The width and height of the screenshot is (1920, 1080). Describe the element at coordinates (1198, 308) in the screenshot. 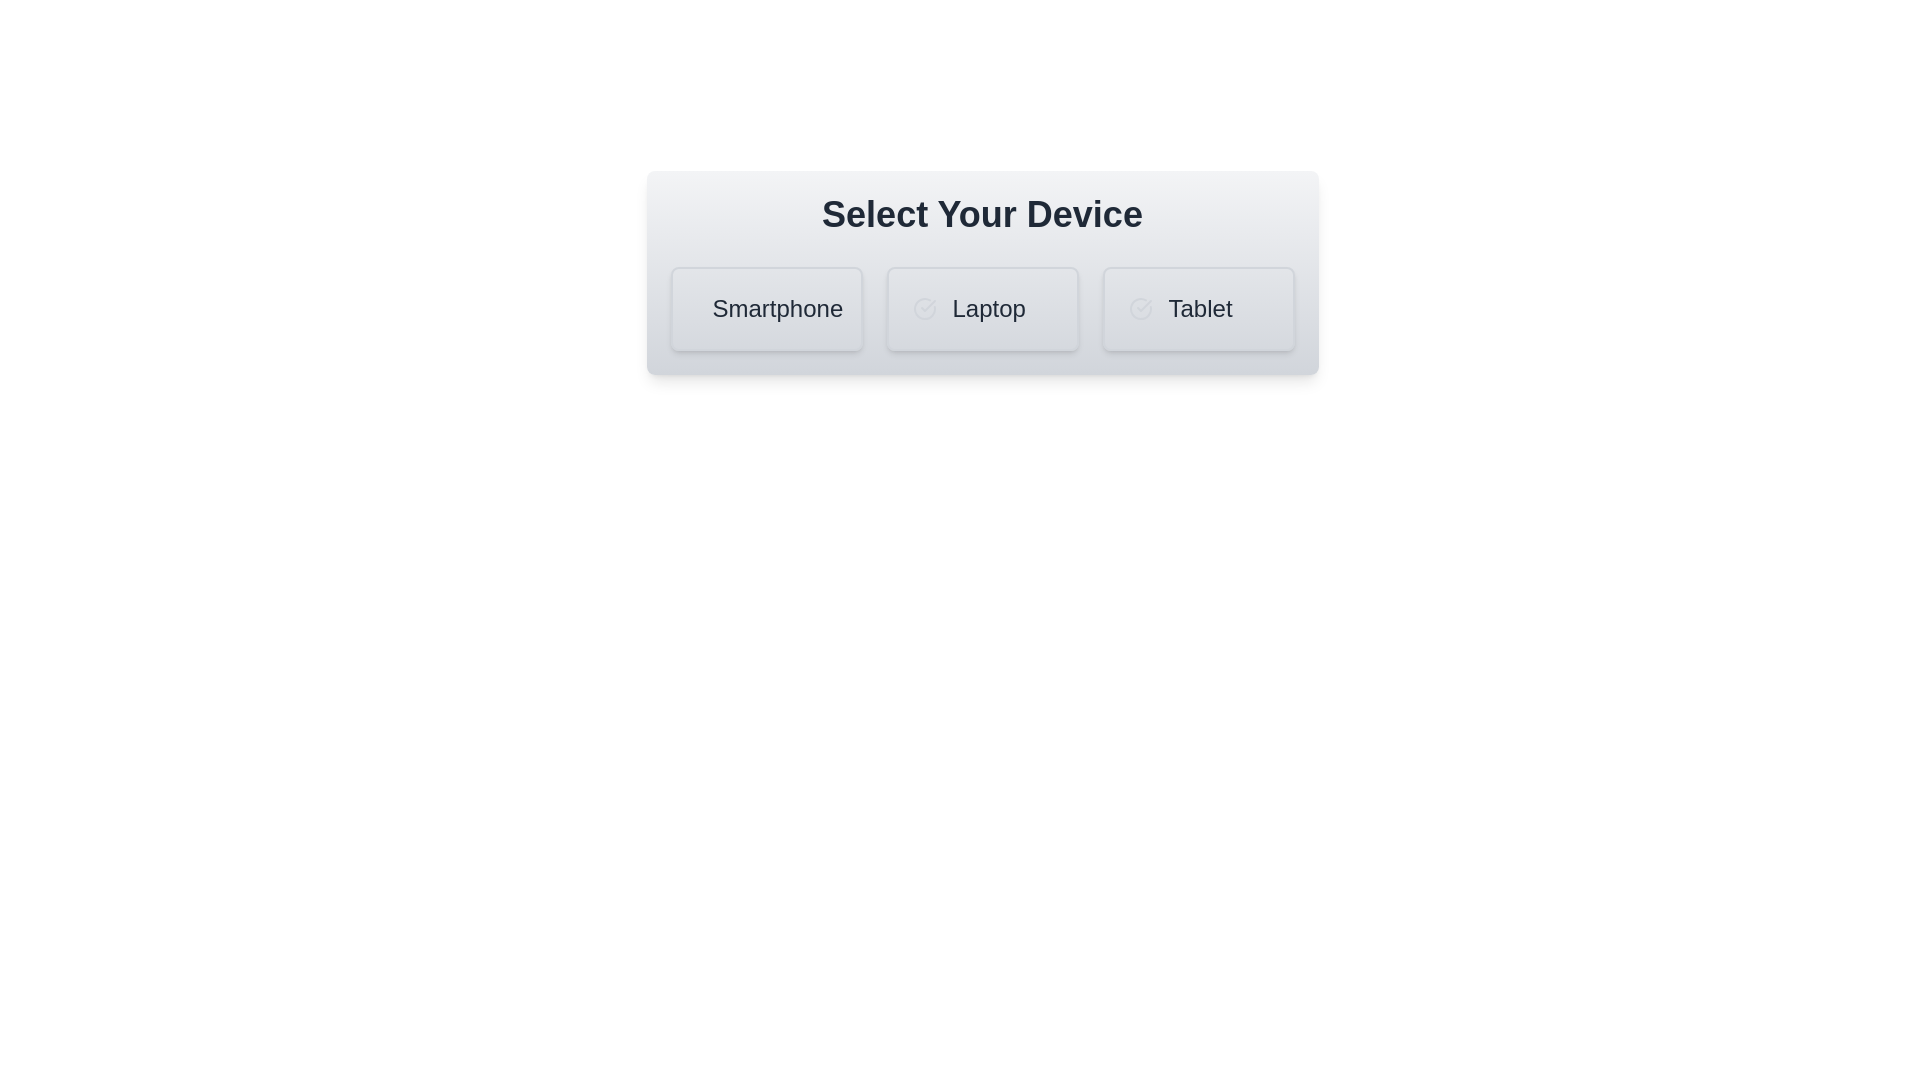

I see `the 'Tablet' radio button, which is the third button in the 'Select Your Device' group` at that location.